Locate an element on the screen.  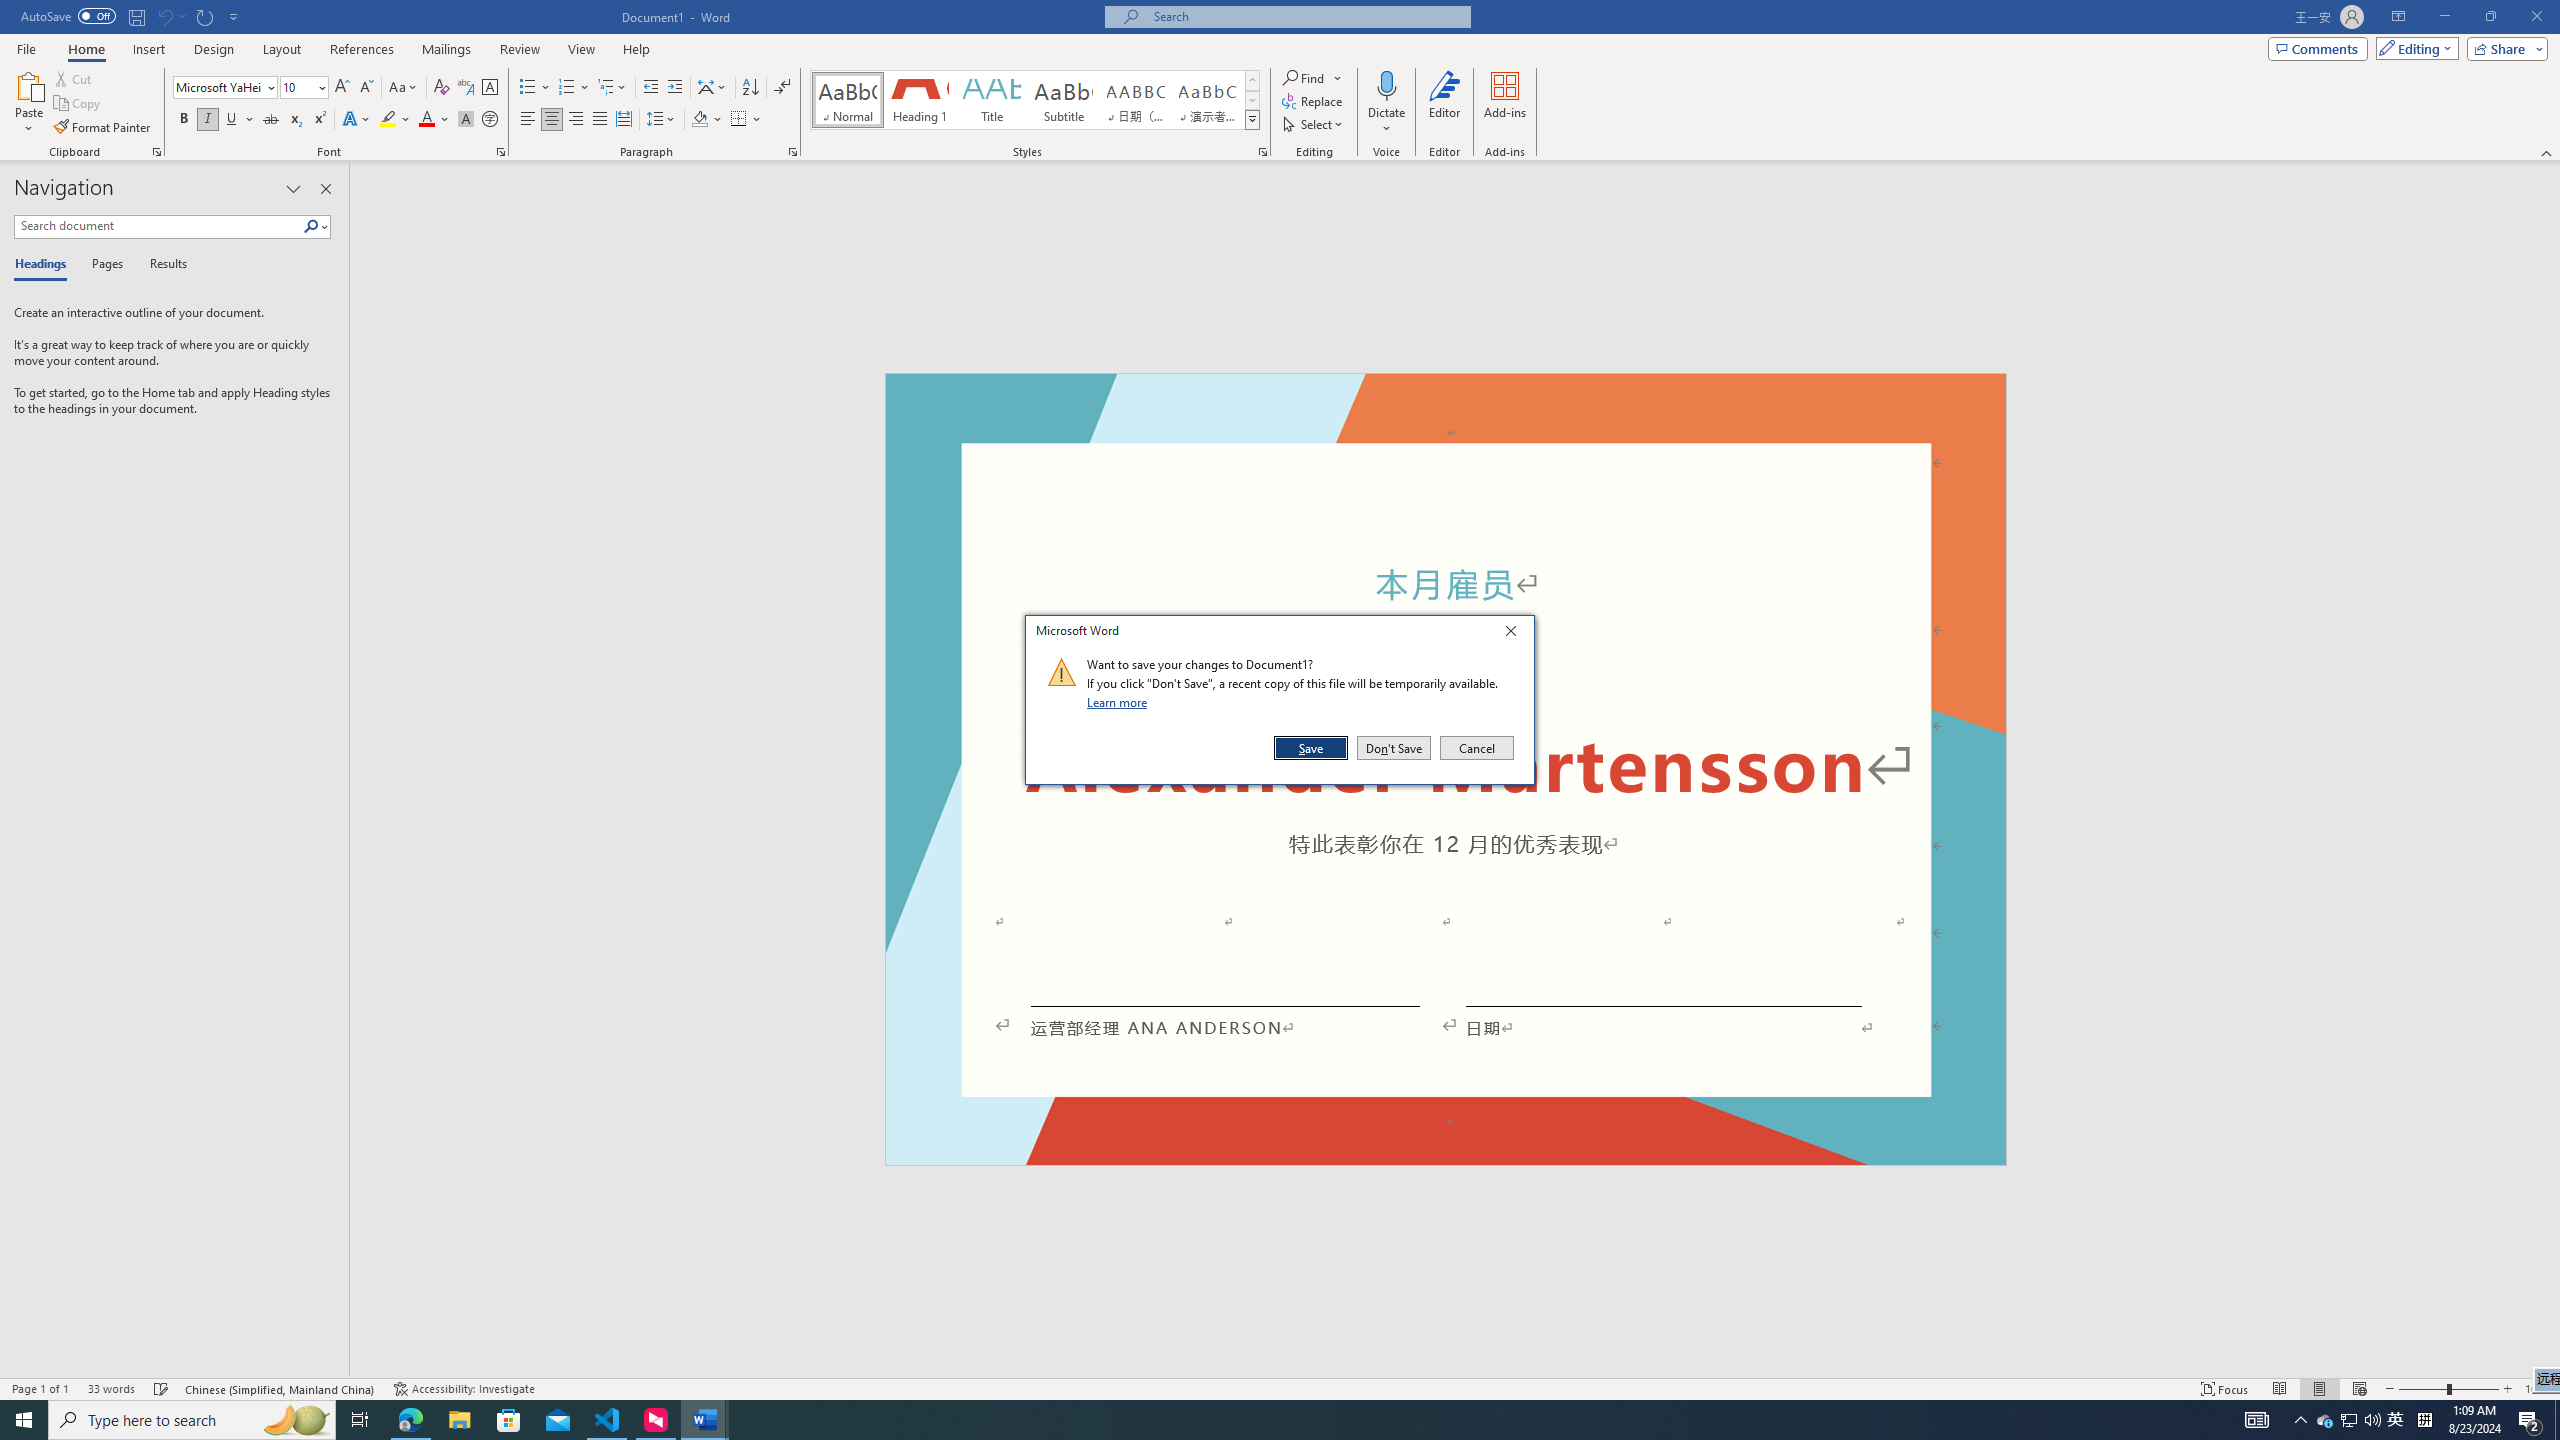
'Format Painter' is located at coordinates (102, 127).